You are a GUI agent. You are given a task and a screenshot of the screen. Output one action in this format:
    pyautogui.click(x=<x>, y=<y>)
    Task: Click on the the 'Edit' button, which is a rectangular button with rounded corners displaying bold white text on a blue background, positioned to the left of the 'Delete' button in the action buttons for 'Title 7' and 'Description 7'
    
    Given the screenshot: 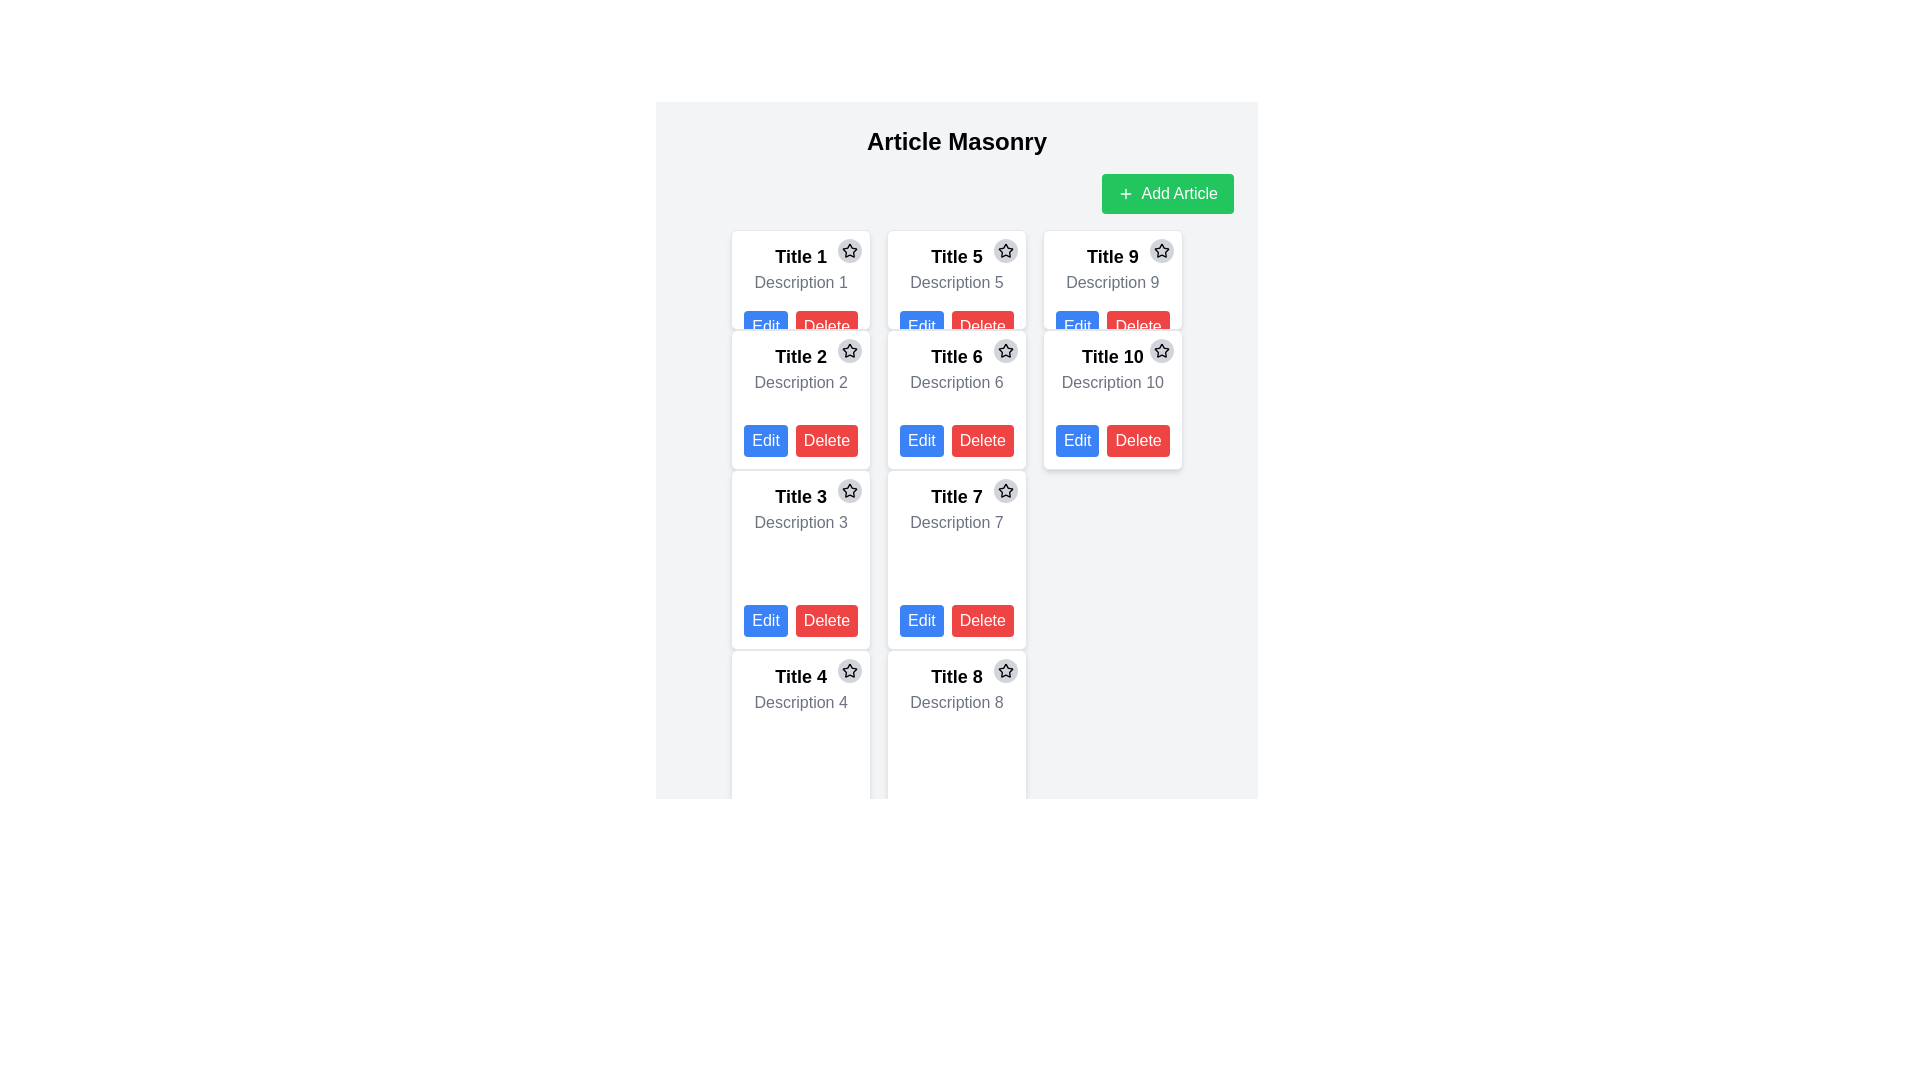 What is the action you would take?
    pyautogui.click(x=920, y=620)
    